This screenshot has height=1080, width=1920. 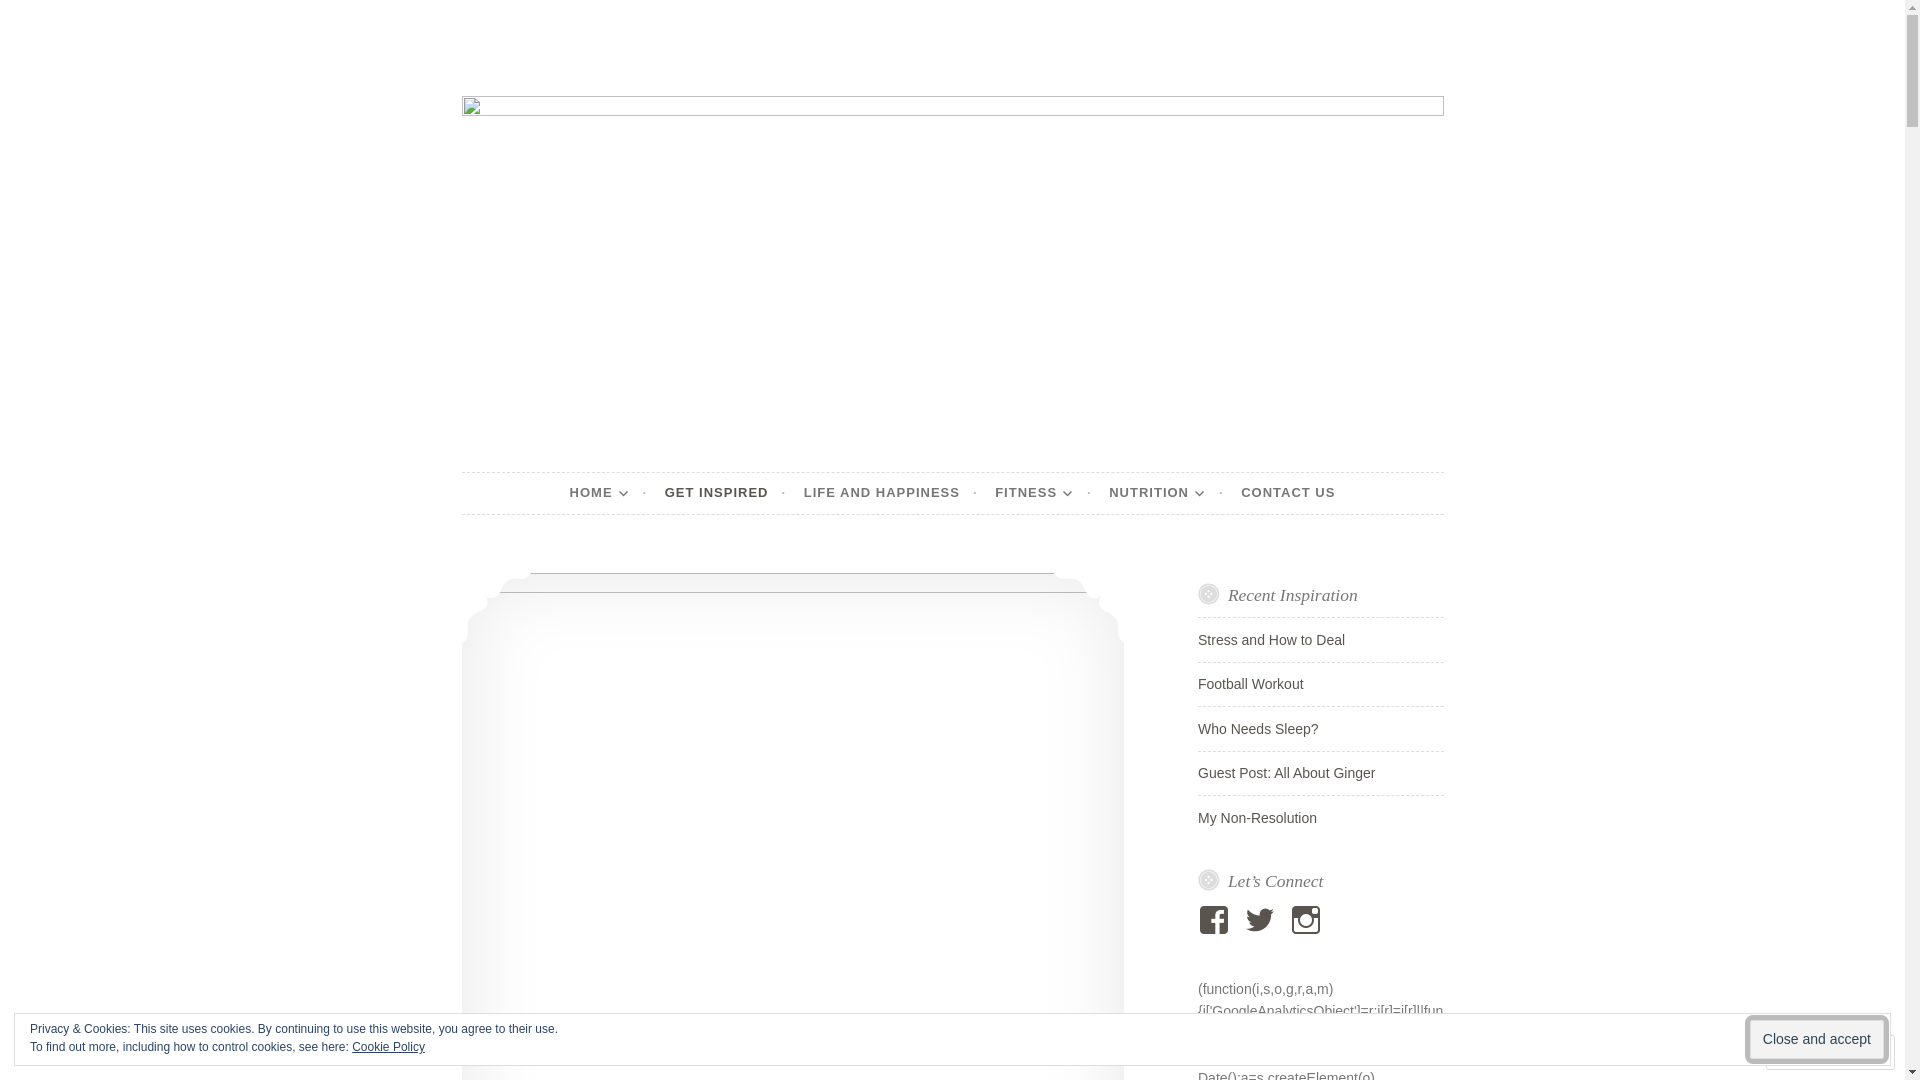 I want to click on 'Close and accept', so click(x=1817, y=1038).